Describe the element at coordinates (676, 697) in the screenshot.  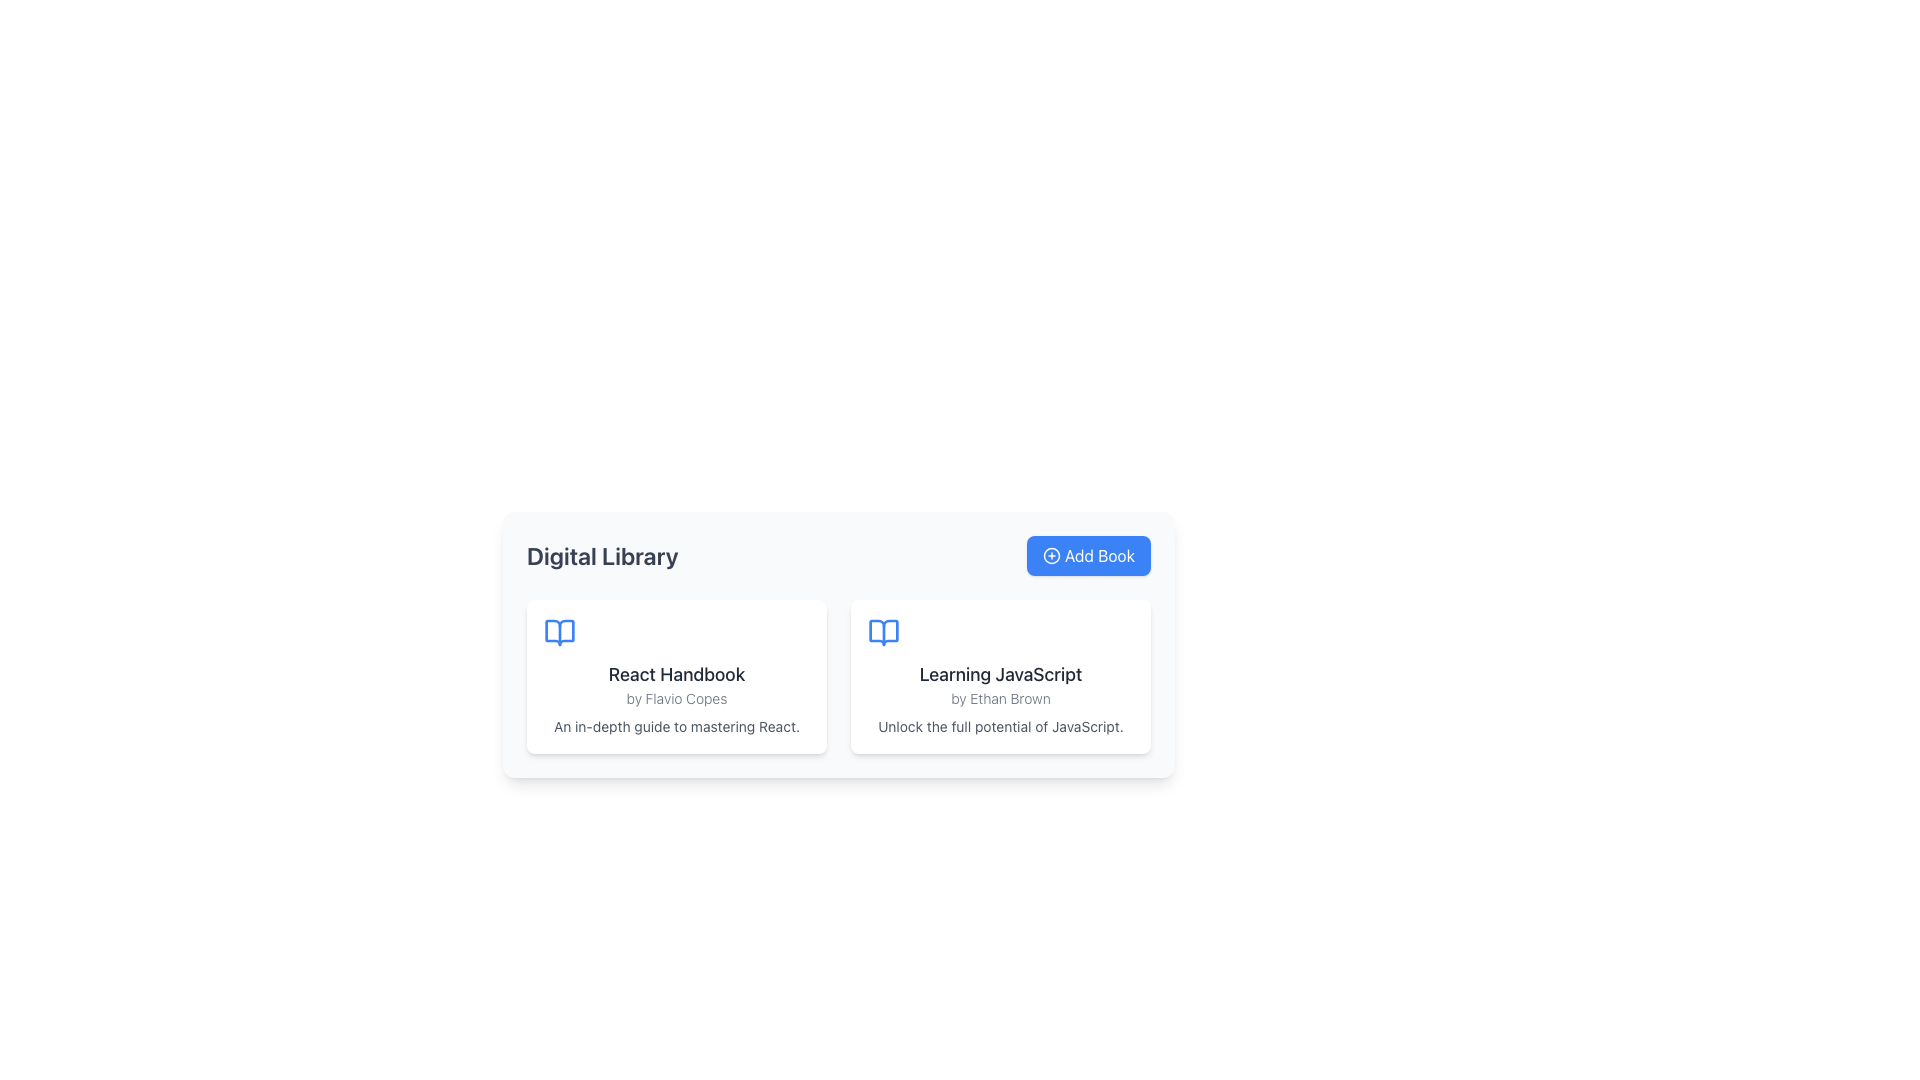
I see `the gray, italicized text label that reads 'by Flavio Copes', positioned underneath 'React Handbook'` at that location.